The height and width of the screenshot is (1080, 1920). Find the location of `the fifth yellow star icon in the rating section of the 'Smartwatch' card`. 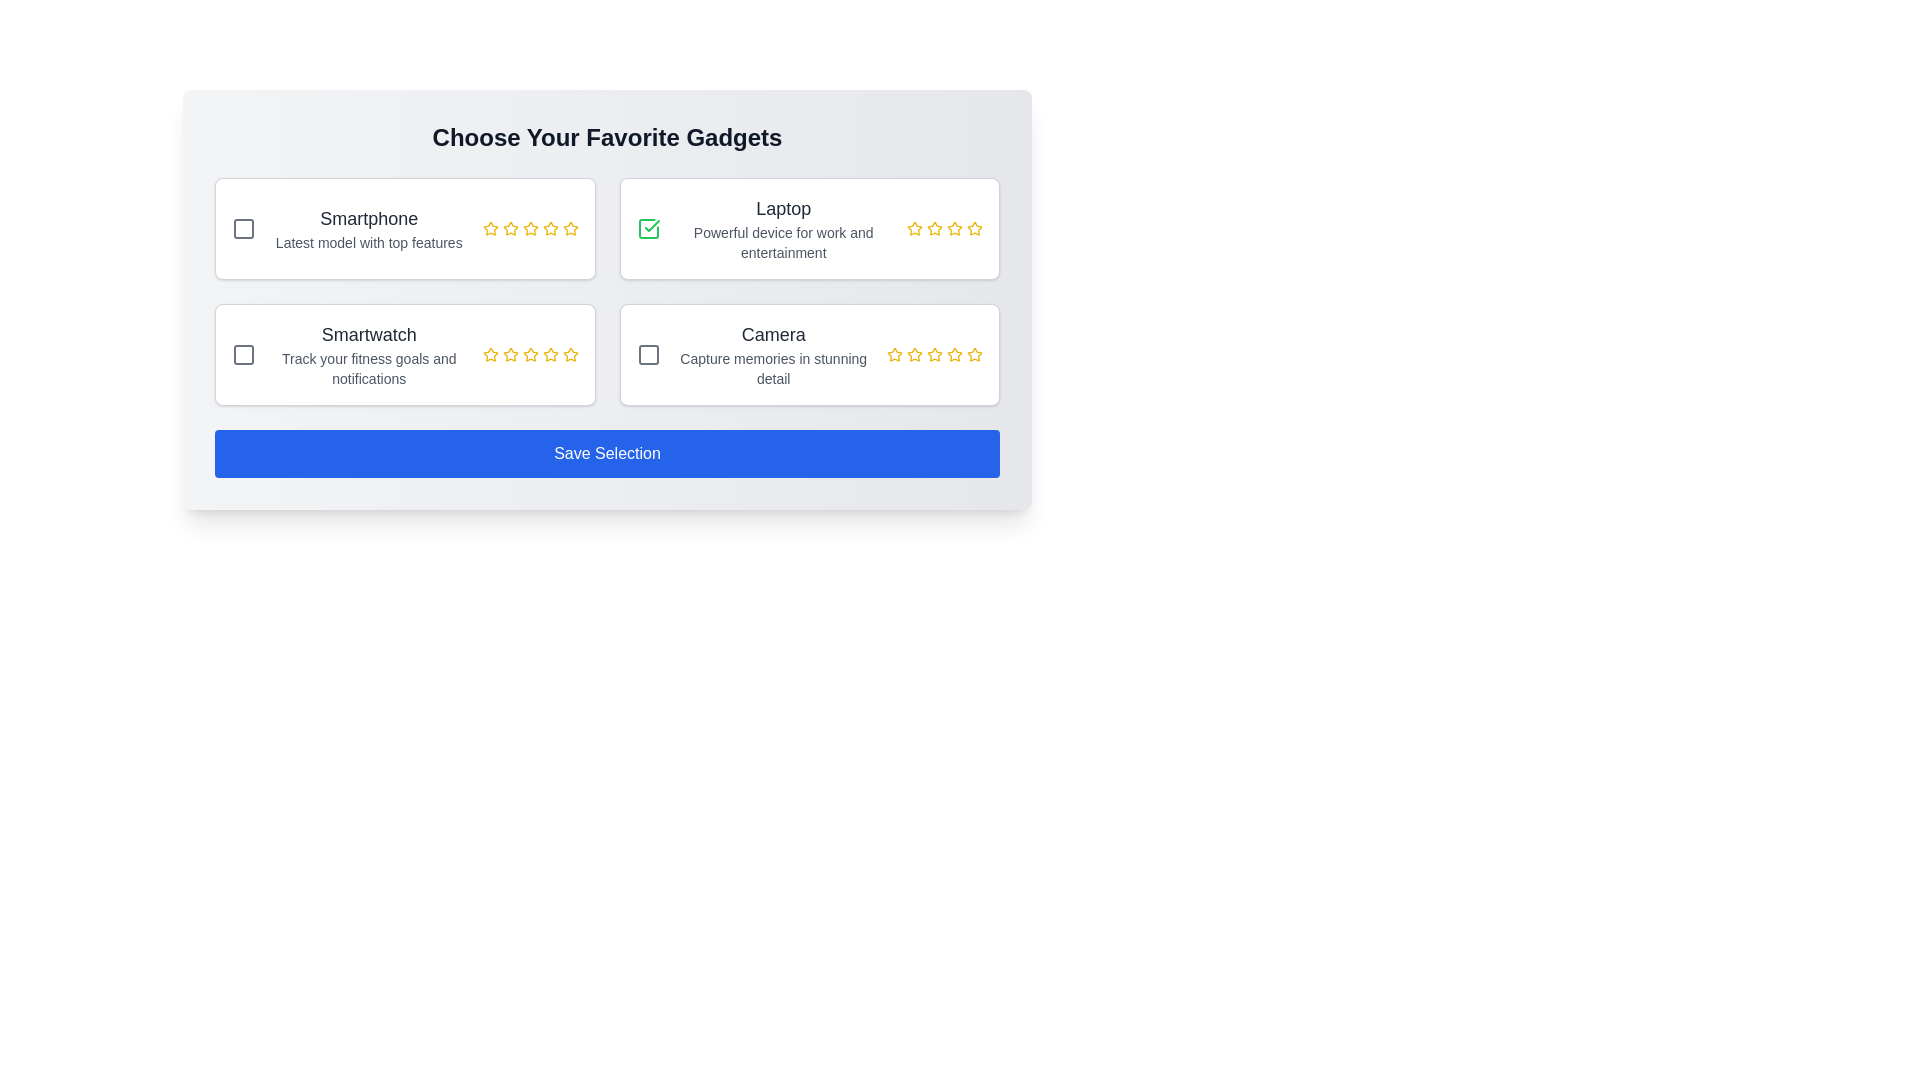

the fifth yellow star icon in the rating section of the 'Smartwatch' card is located at coordinates (569, 353).